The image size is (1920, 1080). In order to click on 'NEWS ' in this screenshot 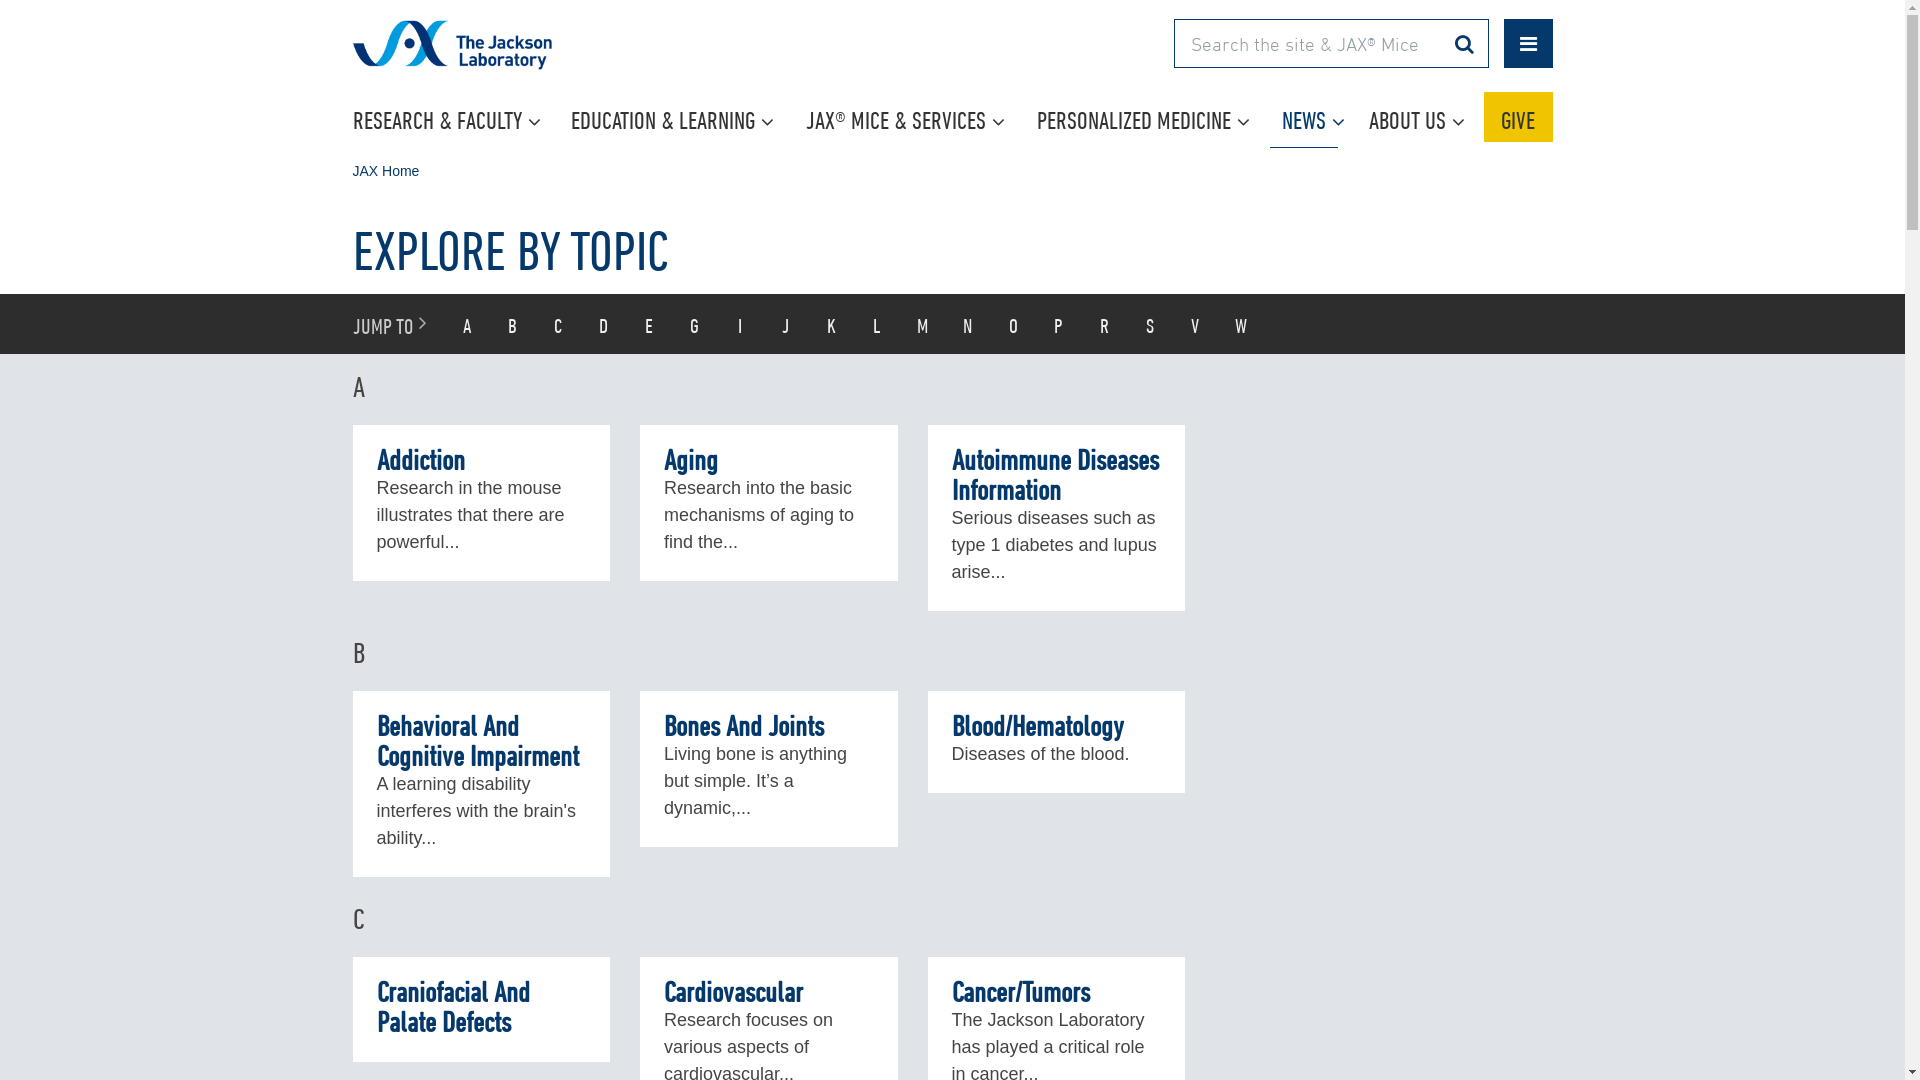, I will do `click(1313, 116)`.